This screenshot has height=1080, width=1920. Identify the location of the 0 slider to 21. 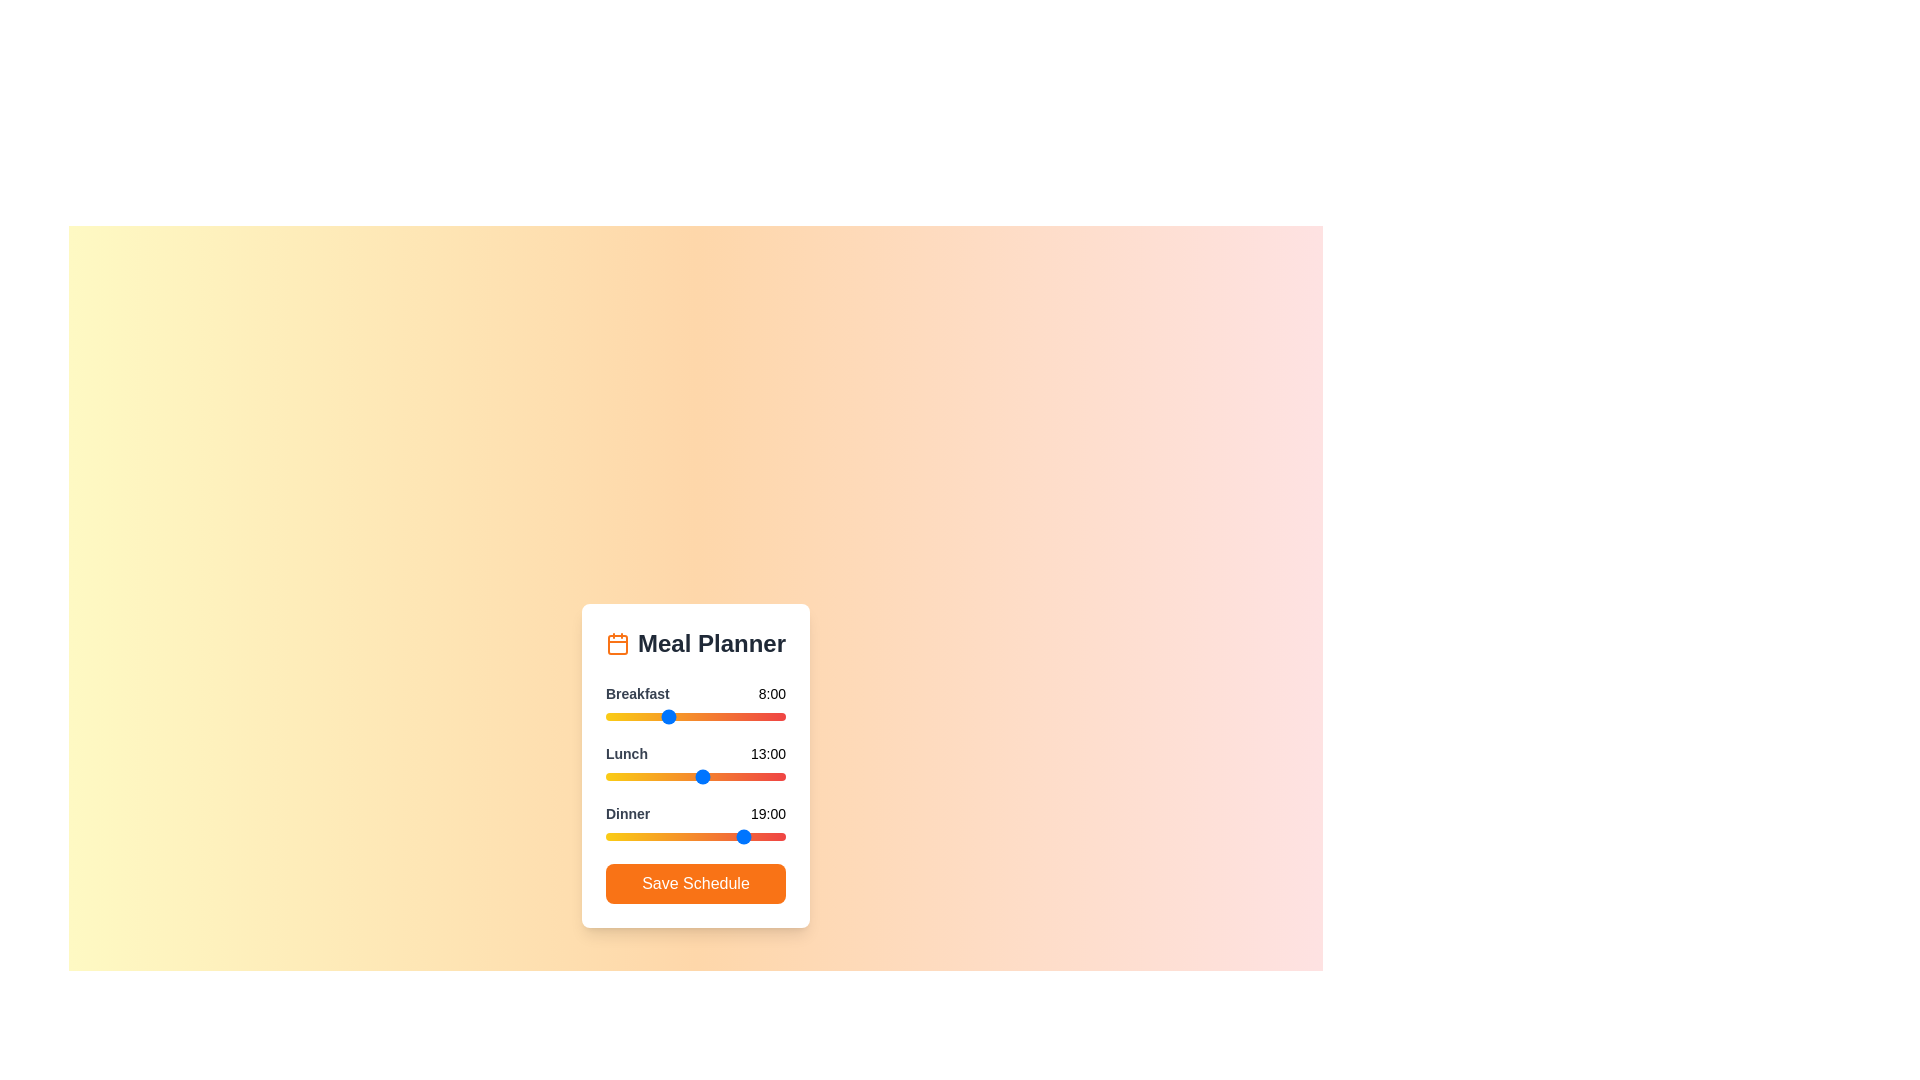
(762, 716).